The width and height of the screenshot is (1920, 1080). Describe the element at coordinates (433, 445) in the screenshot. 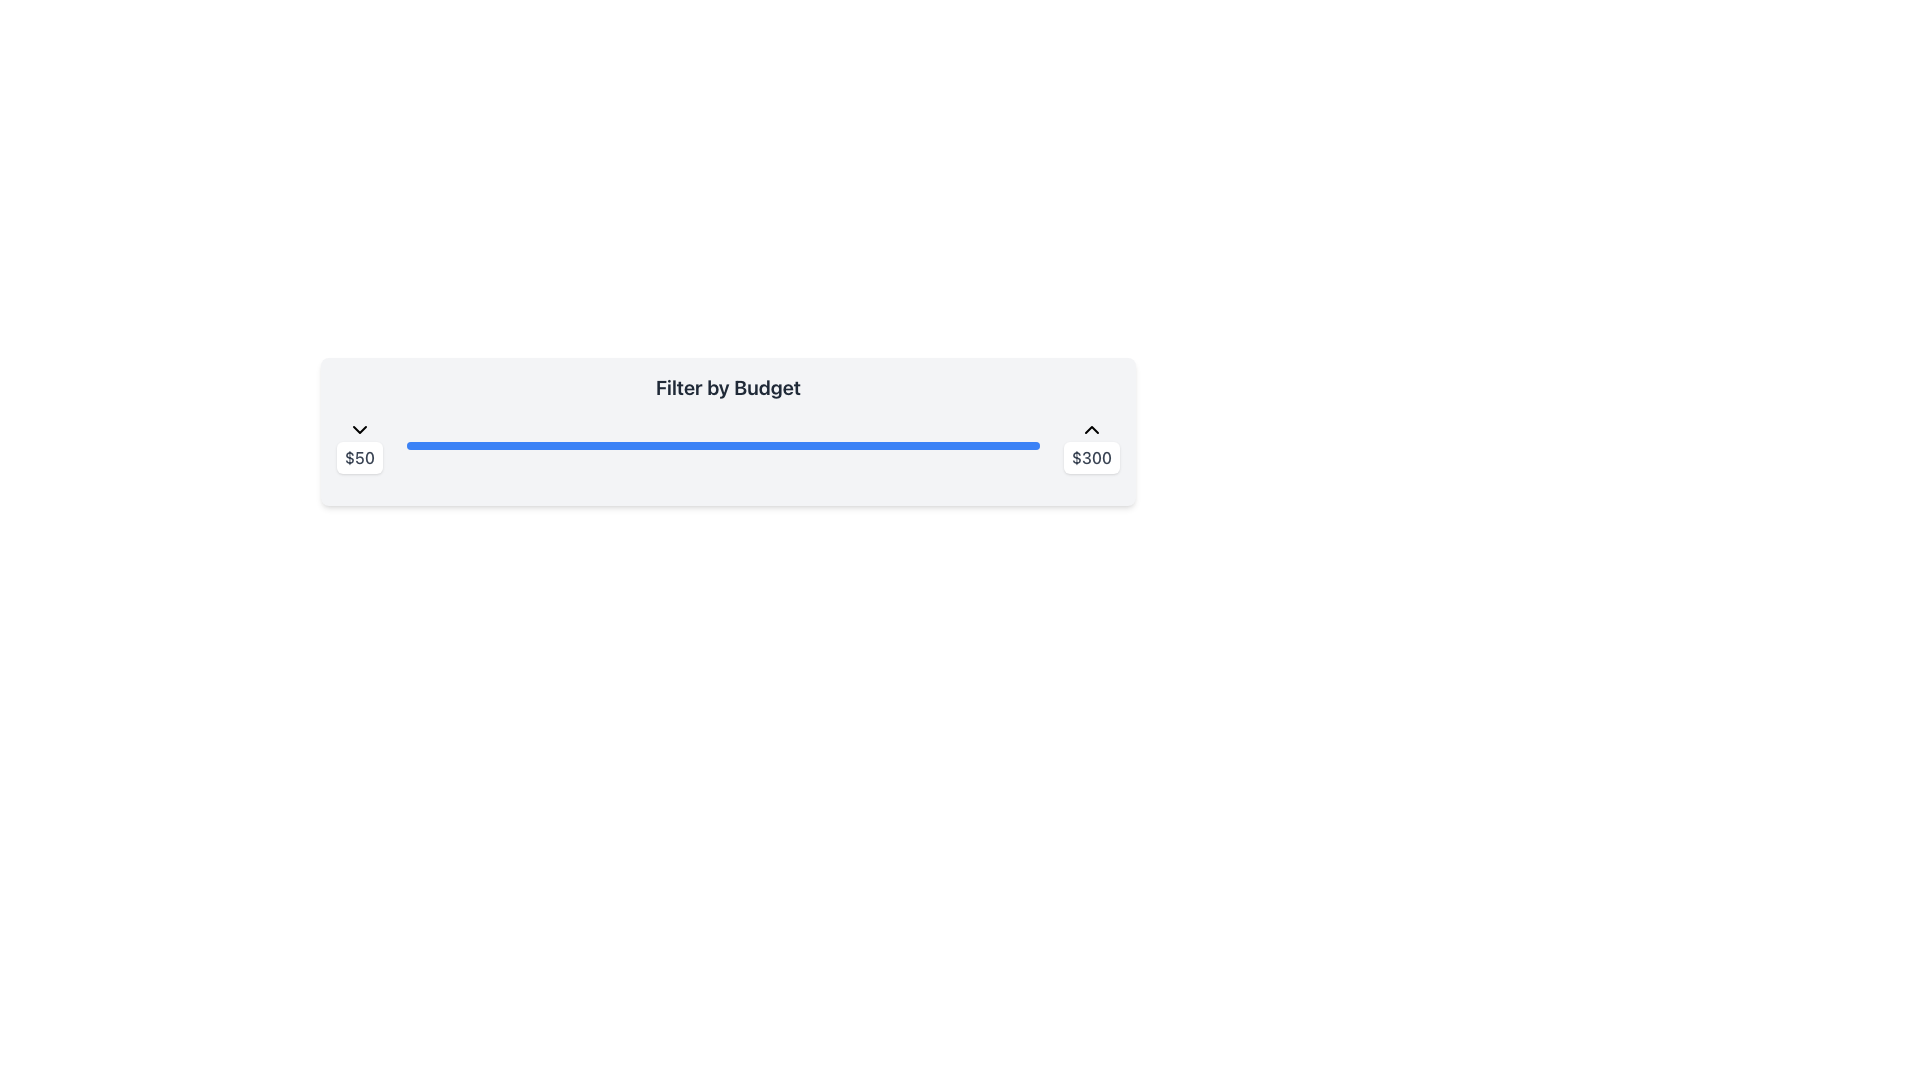

I see `the budget filter` at that location.